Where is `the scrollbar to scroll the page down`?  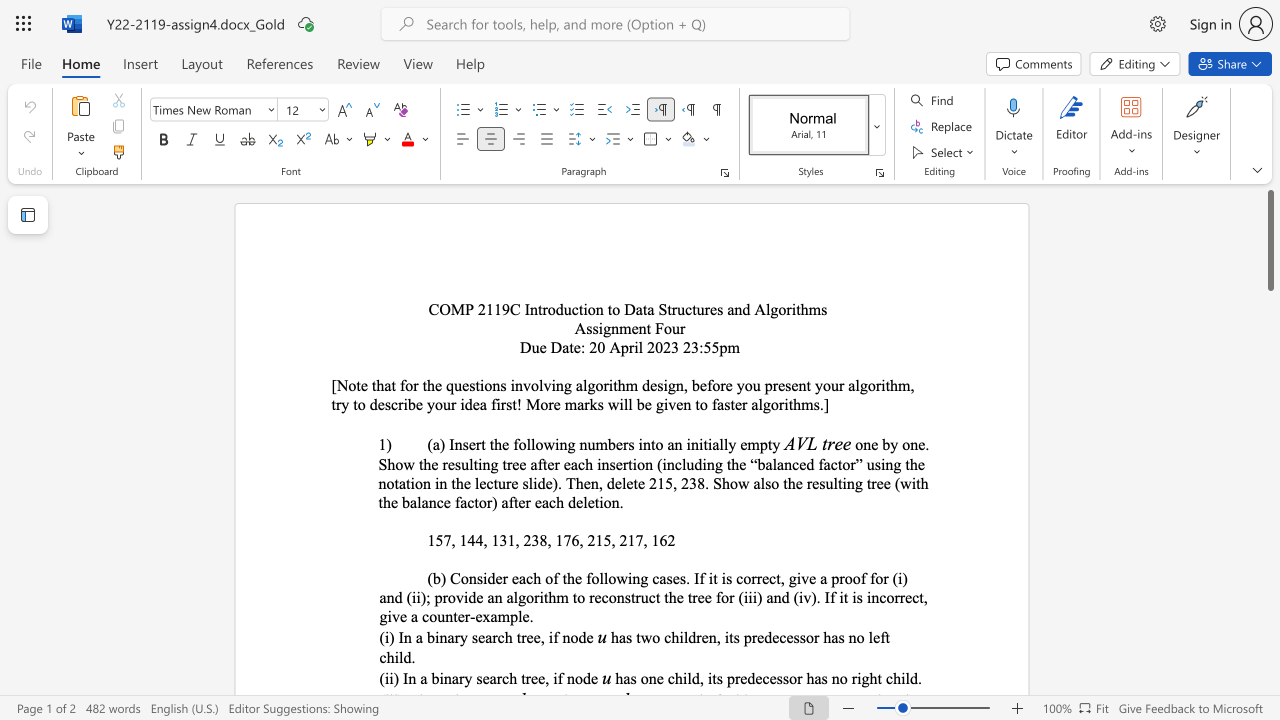
the scrollbar to scroll the page down is located at coordinates (1269, 688).